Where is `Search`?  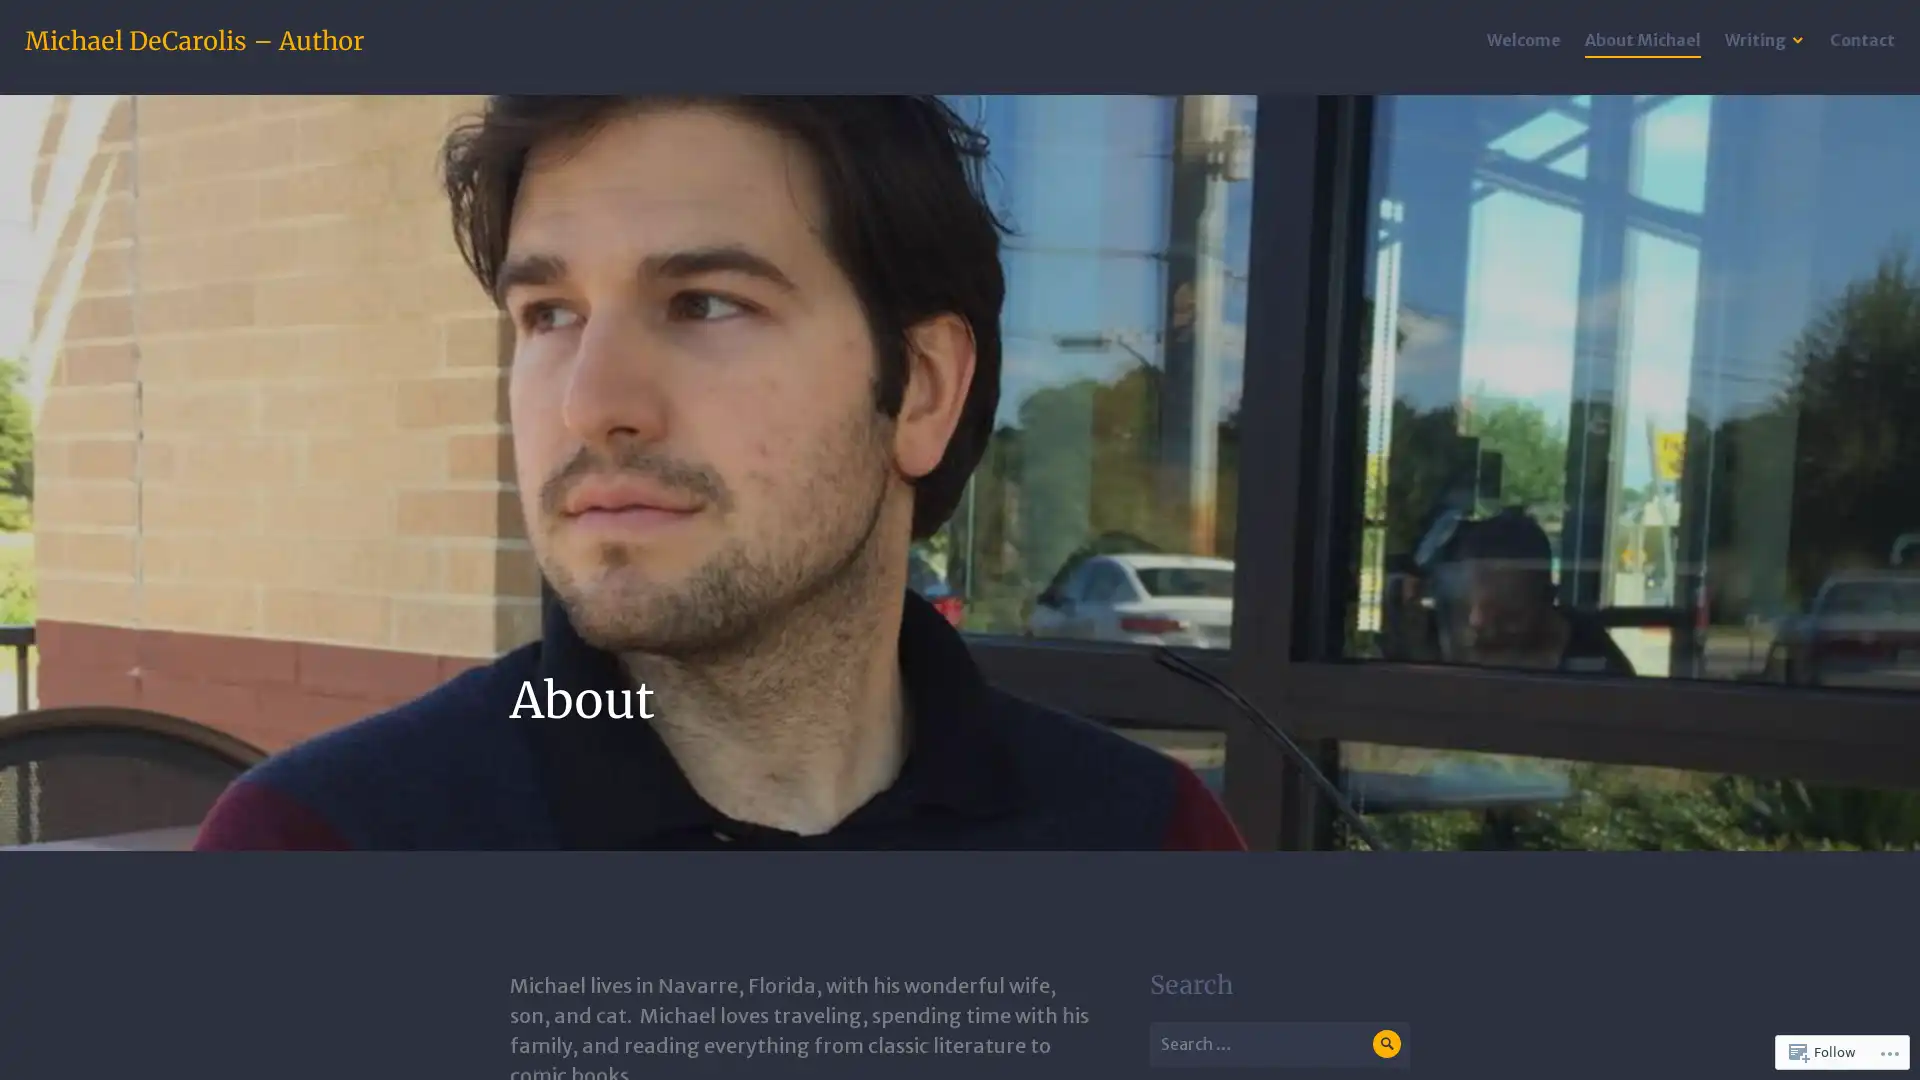 Search is located at coordinates (1385, 1042).